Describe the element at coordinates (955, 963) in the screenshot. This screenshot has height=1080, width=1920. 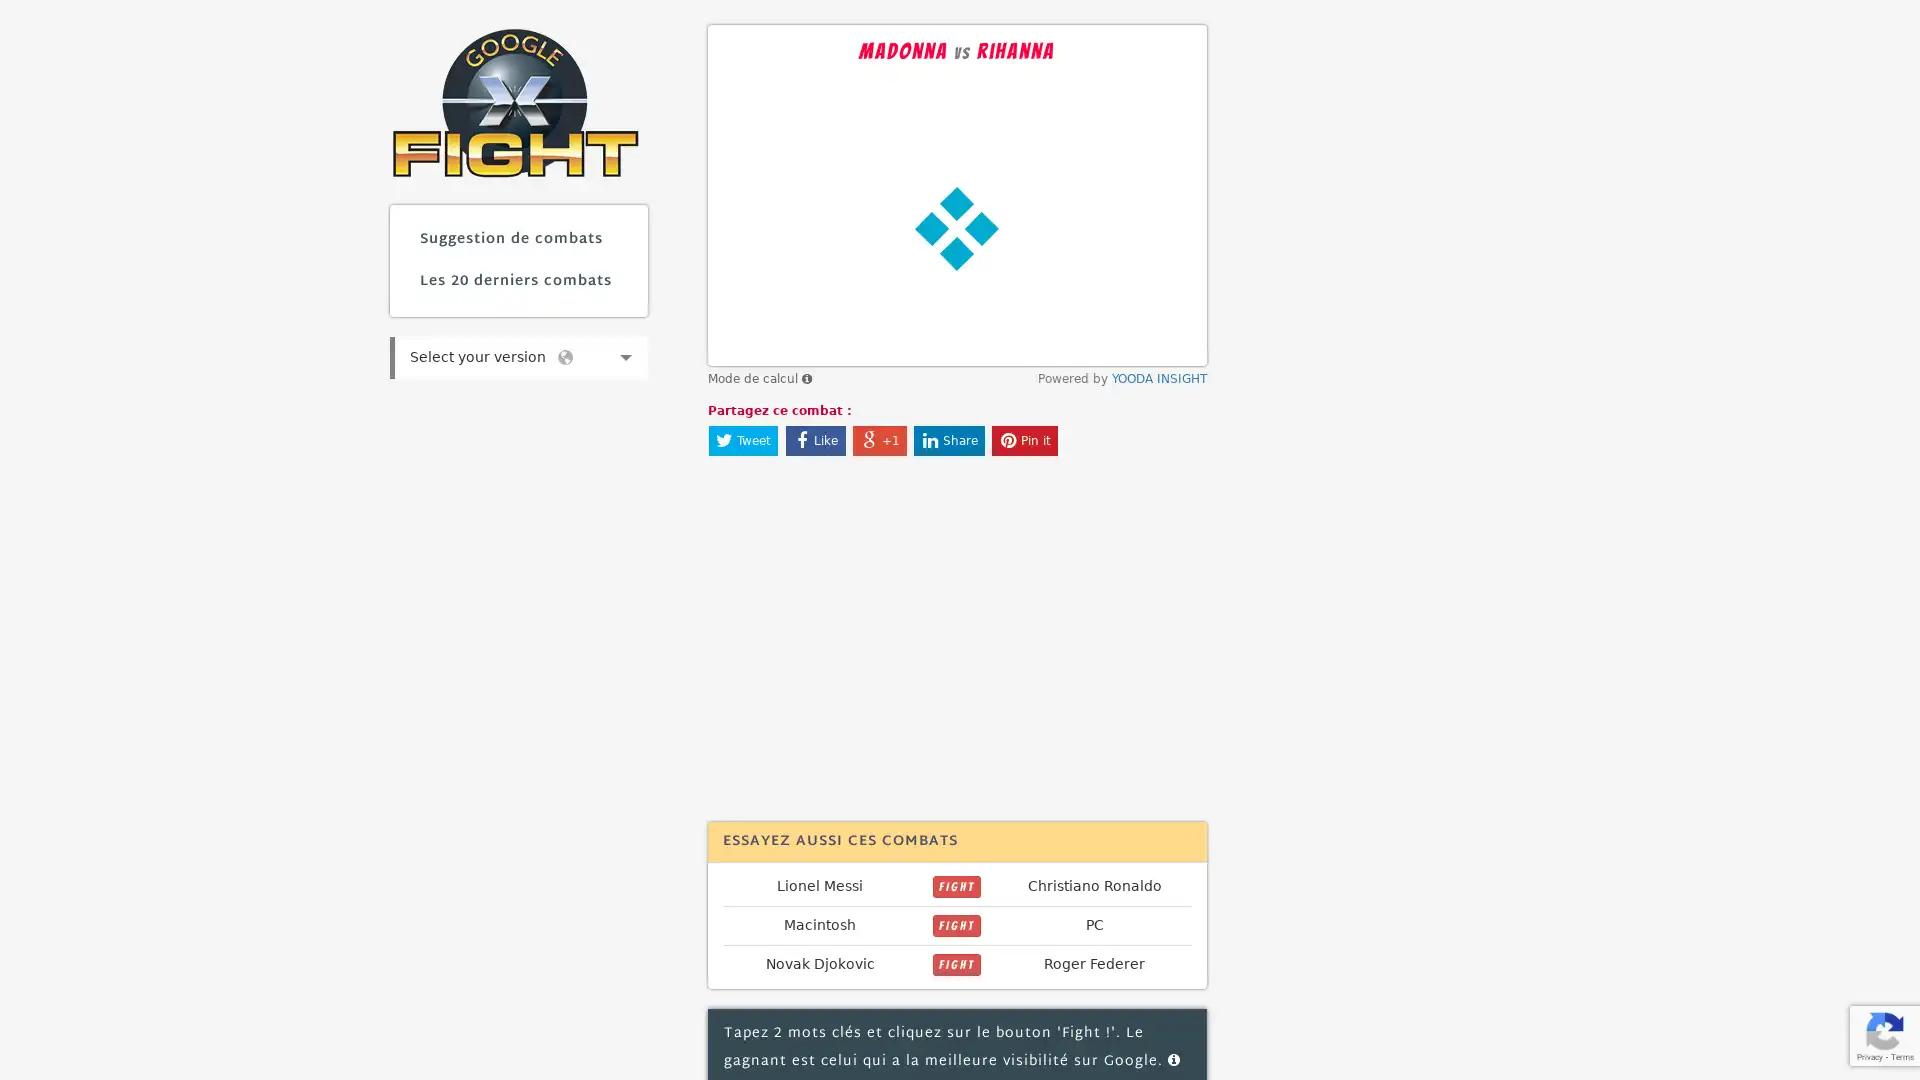
I see `FIGHT` at that location.